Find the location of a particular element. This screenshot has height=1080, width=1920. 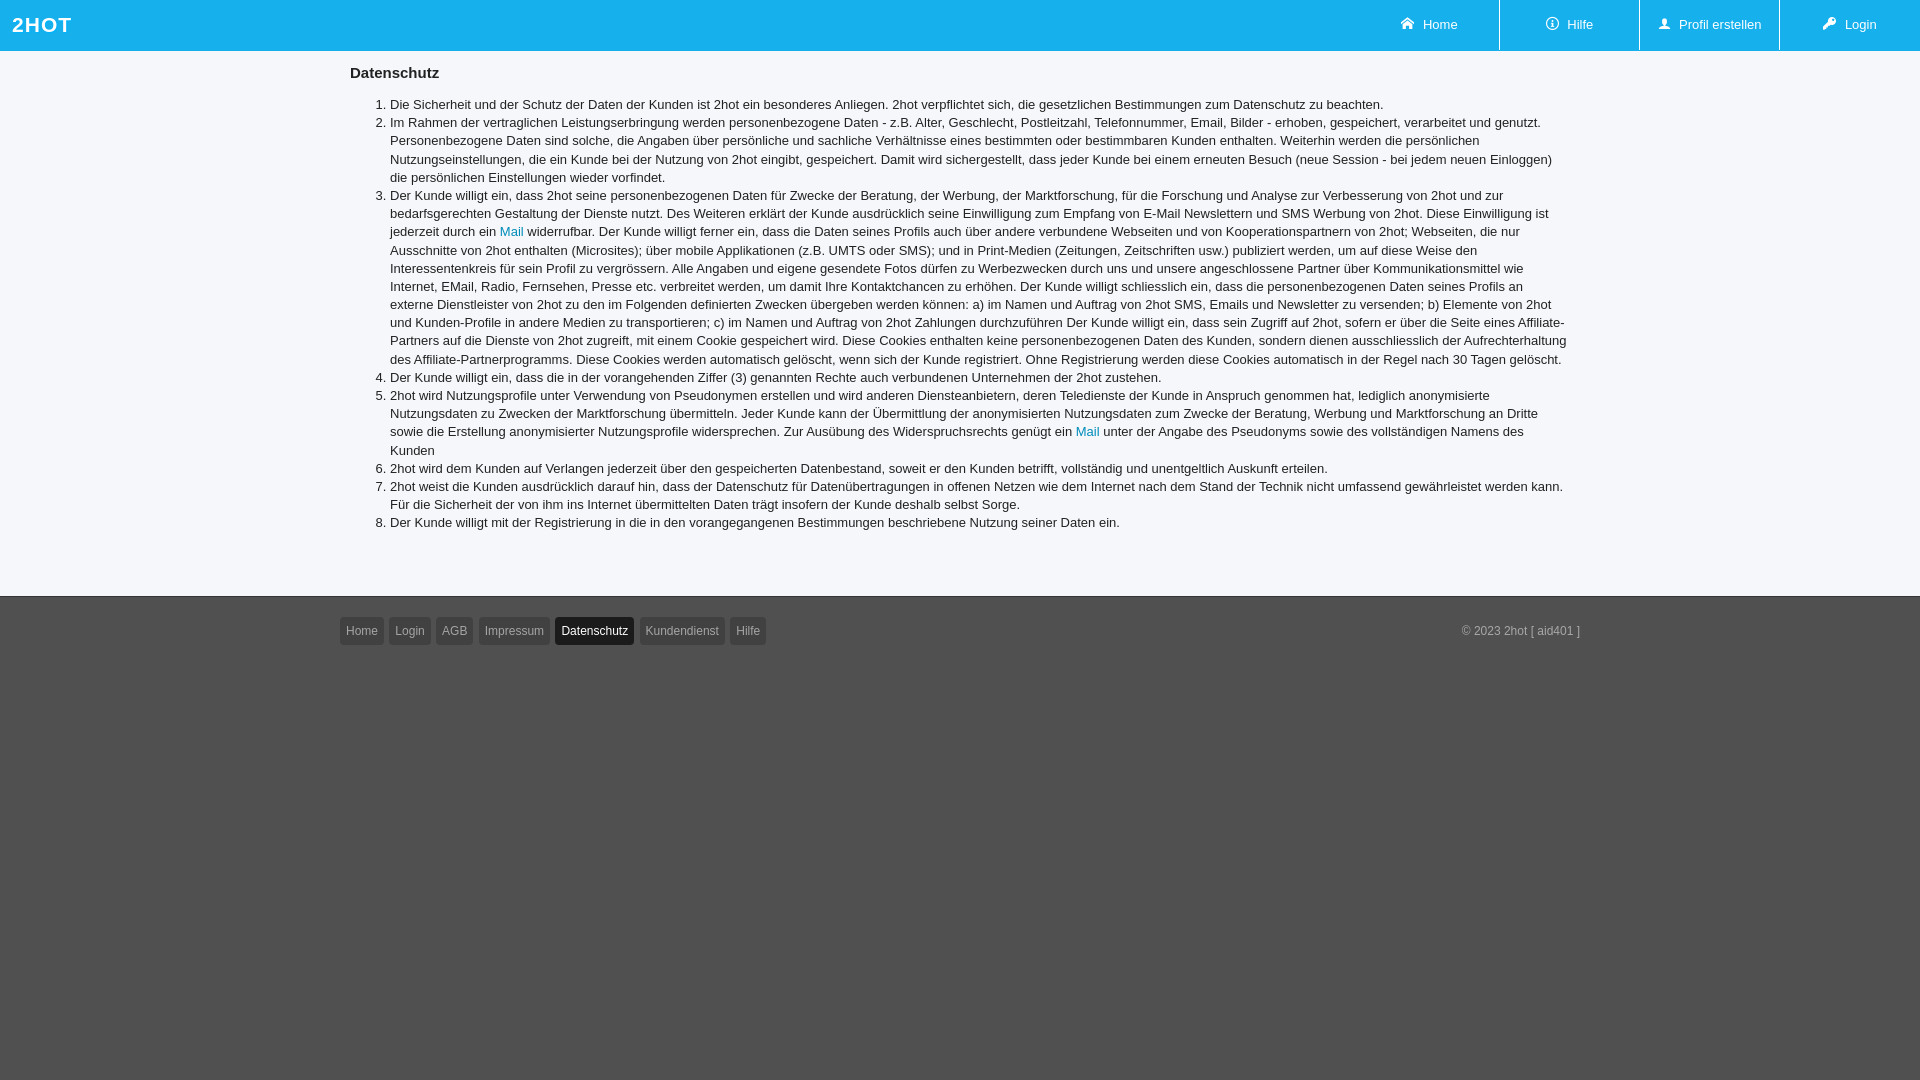

'Profil erstellen' is located at coordinates (1708, 24).